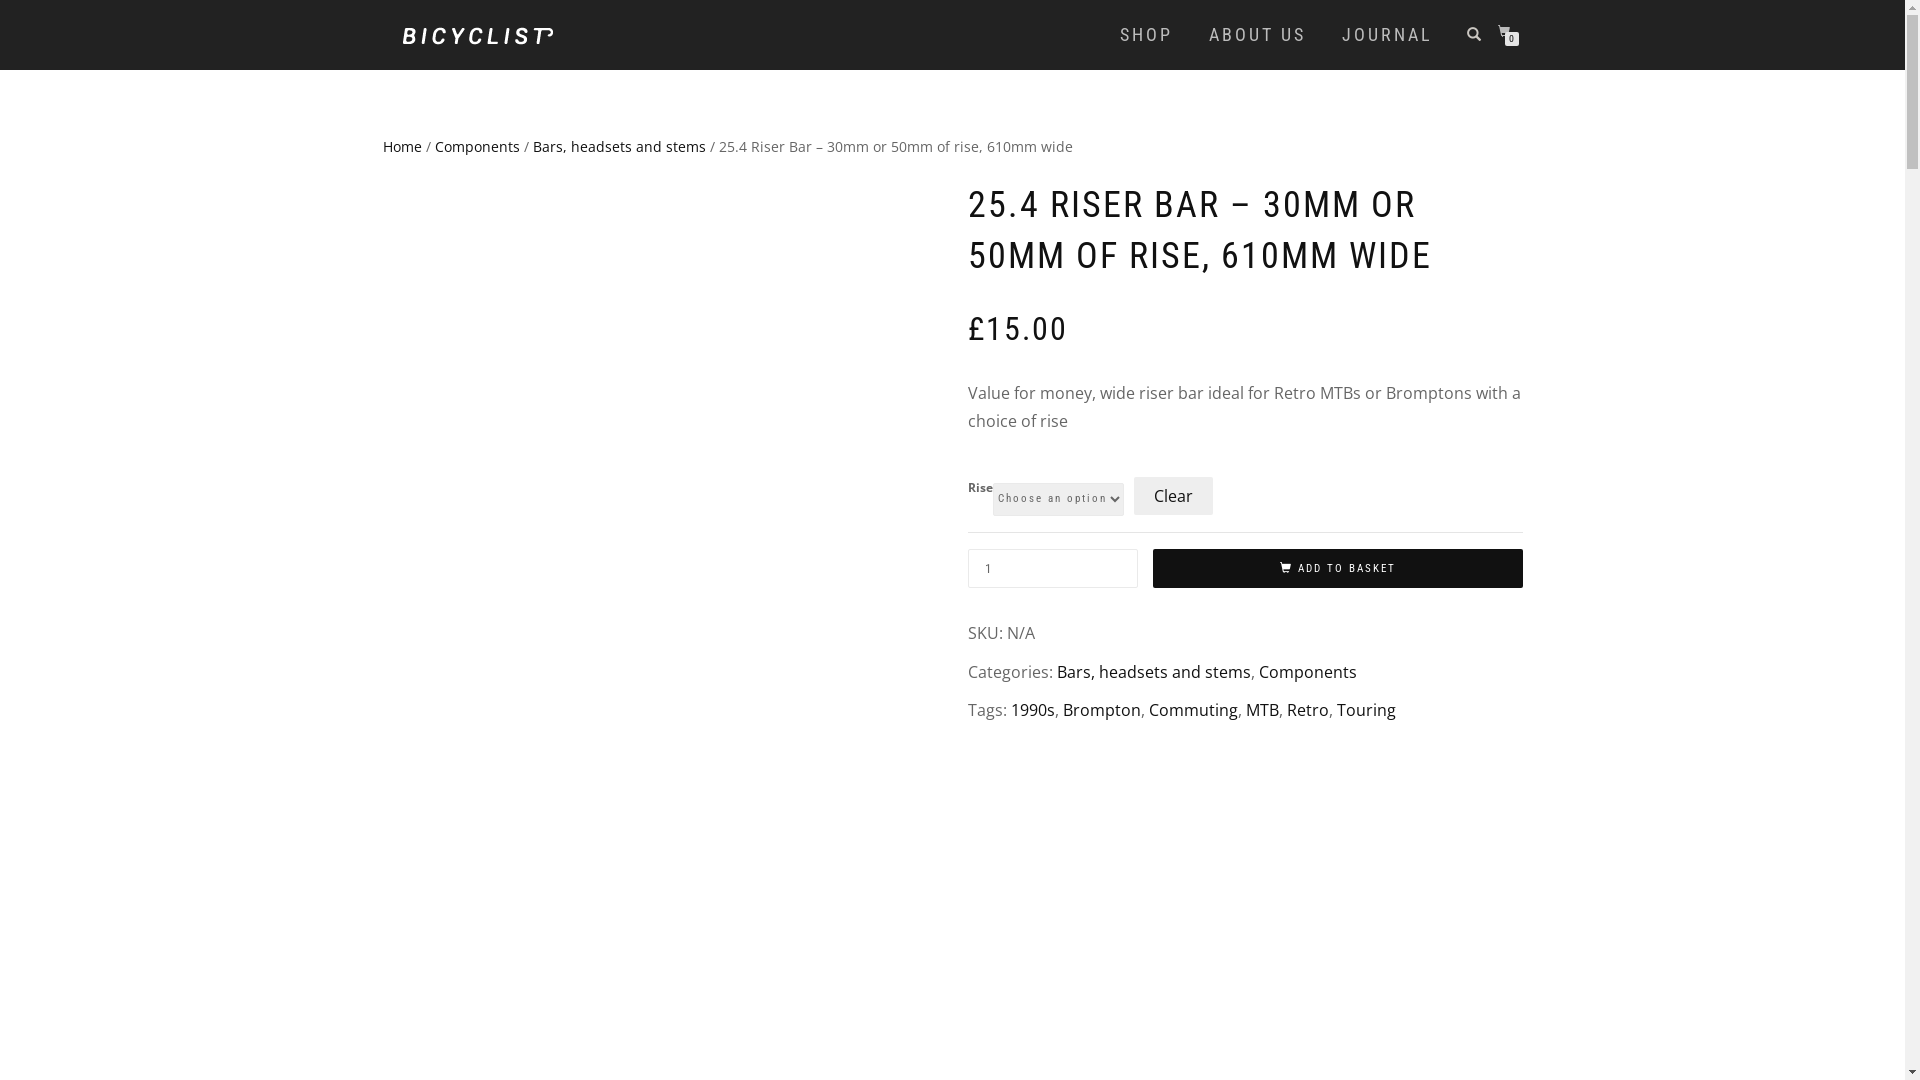 This screenshot has height=1080, width=1920. What do you see at coordinates (1306, 708) in the screenshot?
I see `'Retro'` at bounding box center [1306, 708].